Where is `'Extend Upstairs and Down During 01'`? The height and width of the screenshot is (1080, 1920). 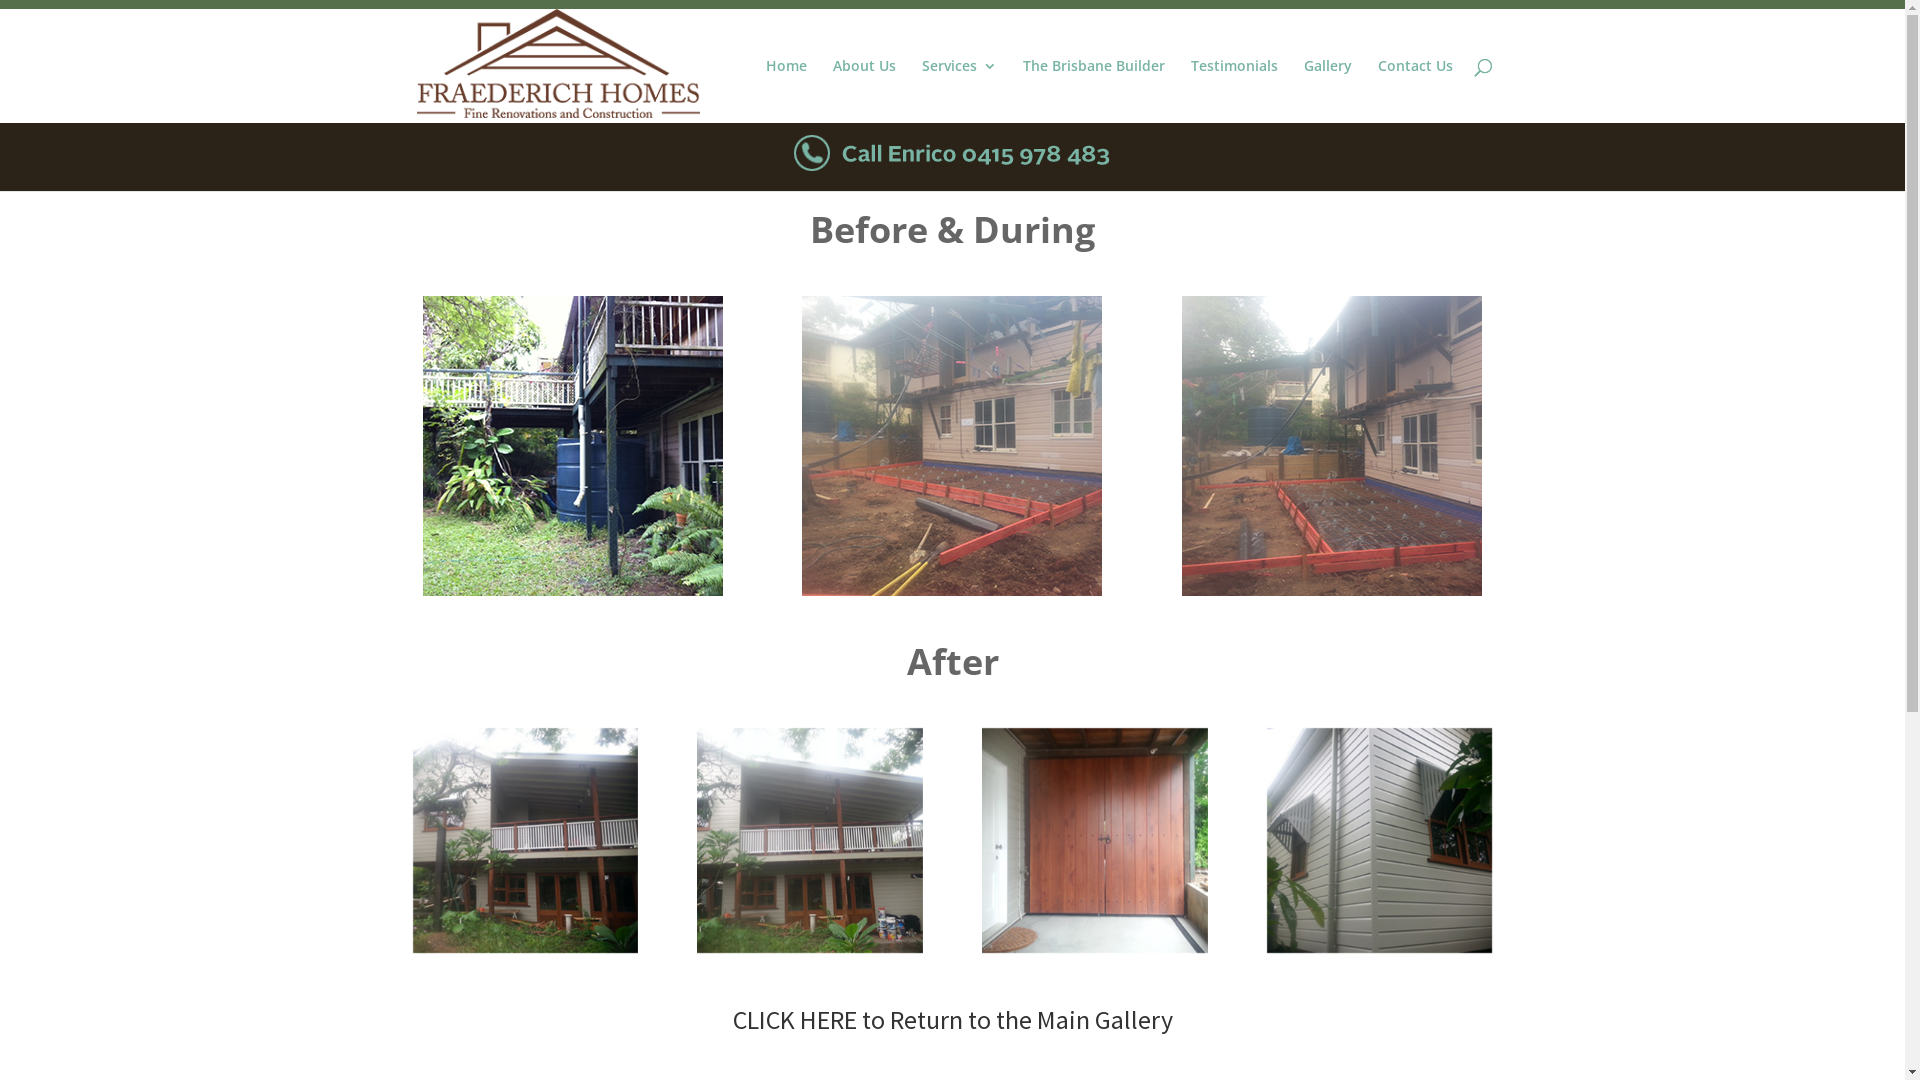
'Extend Upstairs and Down During 01' is located at coordinates (950, 445).